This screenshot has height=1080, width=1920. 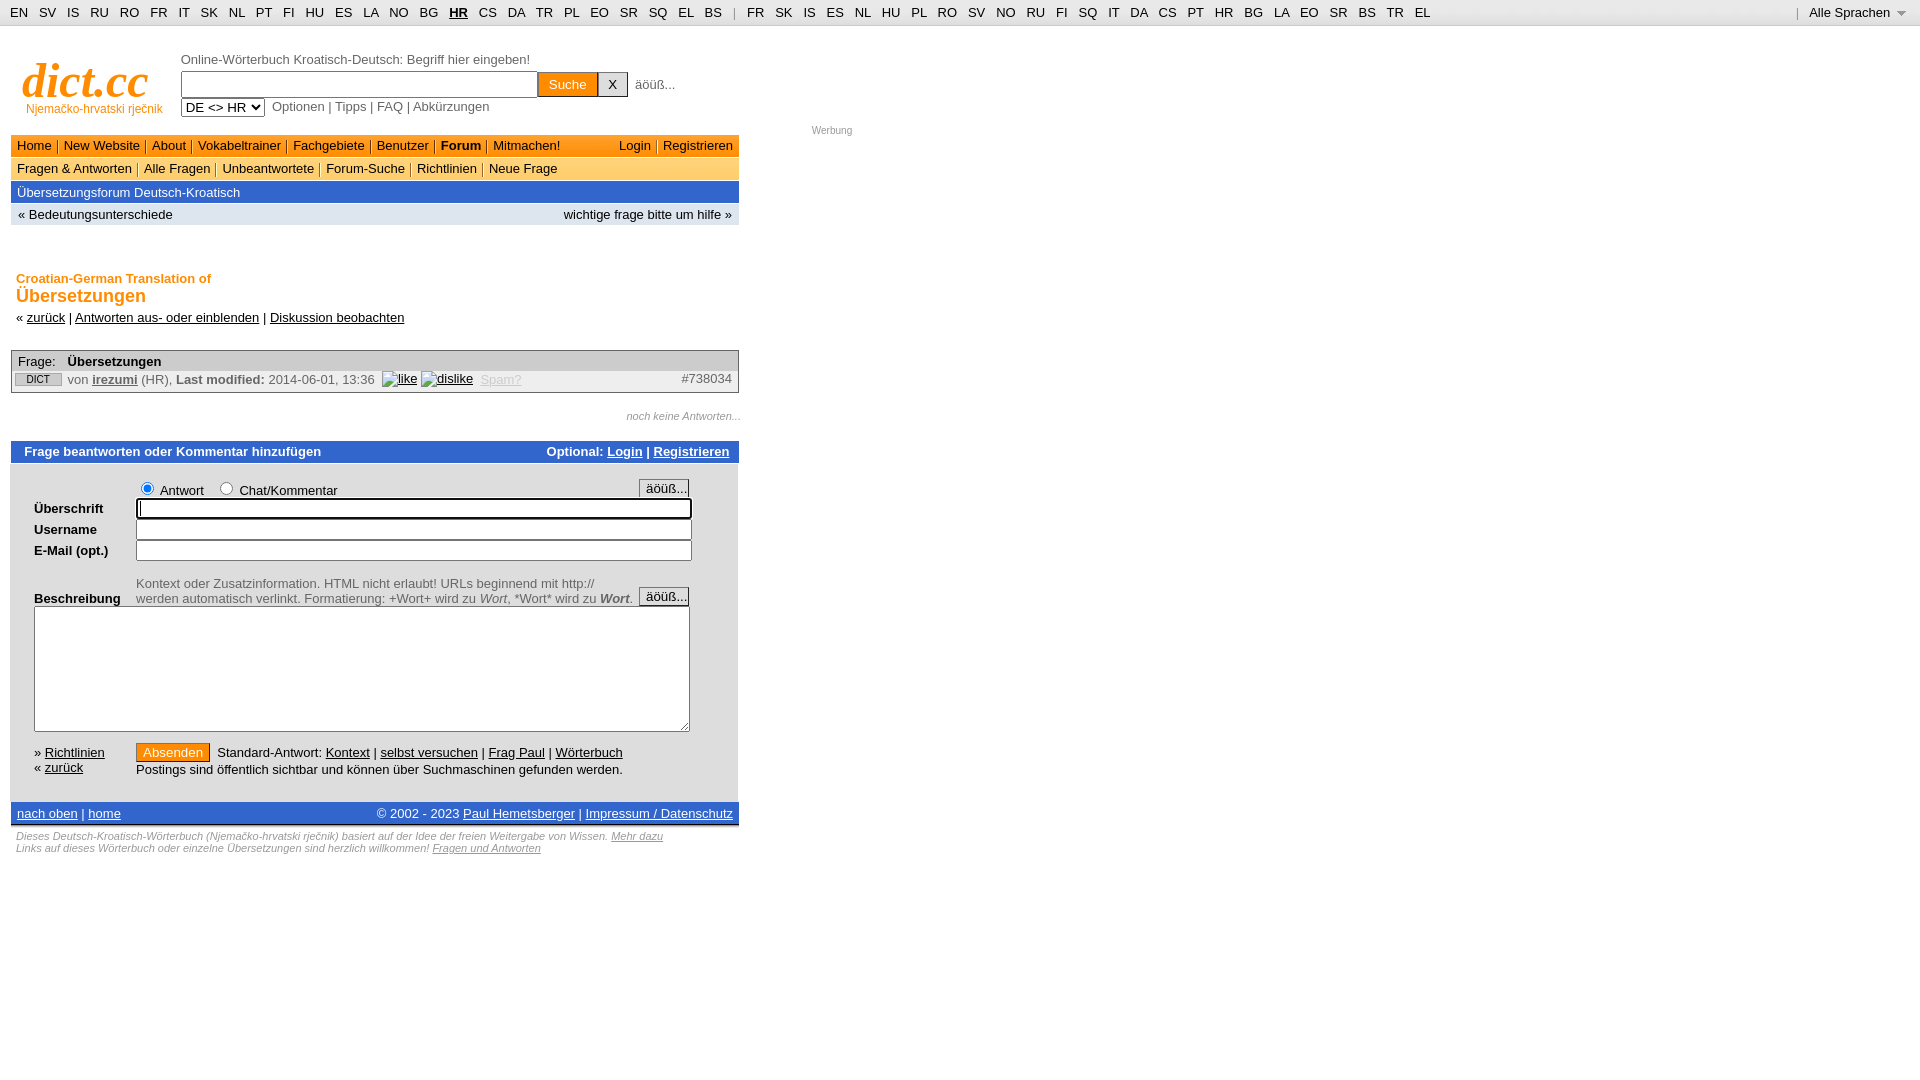 What do you see at coordinates (75, 316) in the screenshot?
I see `'Antworten aus- oder einblenden'` at bounding box center [75, 316].